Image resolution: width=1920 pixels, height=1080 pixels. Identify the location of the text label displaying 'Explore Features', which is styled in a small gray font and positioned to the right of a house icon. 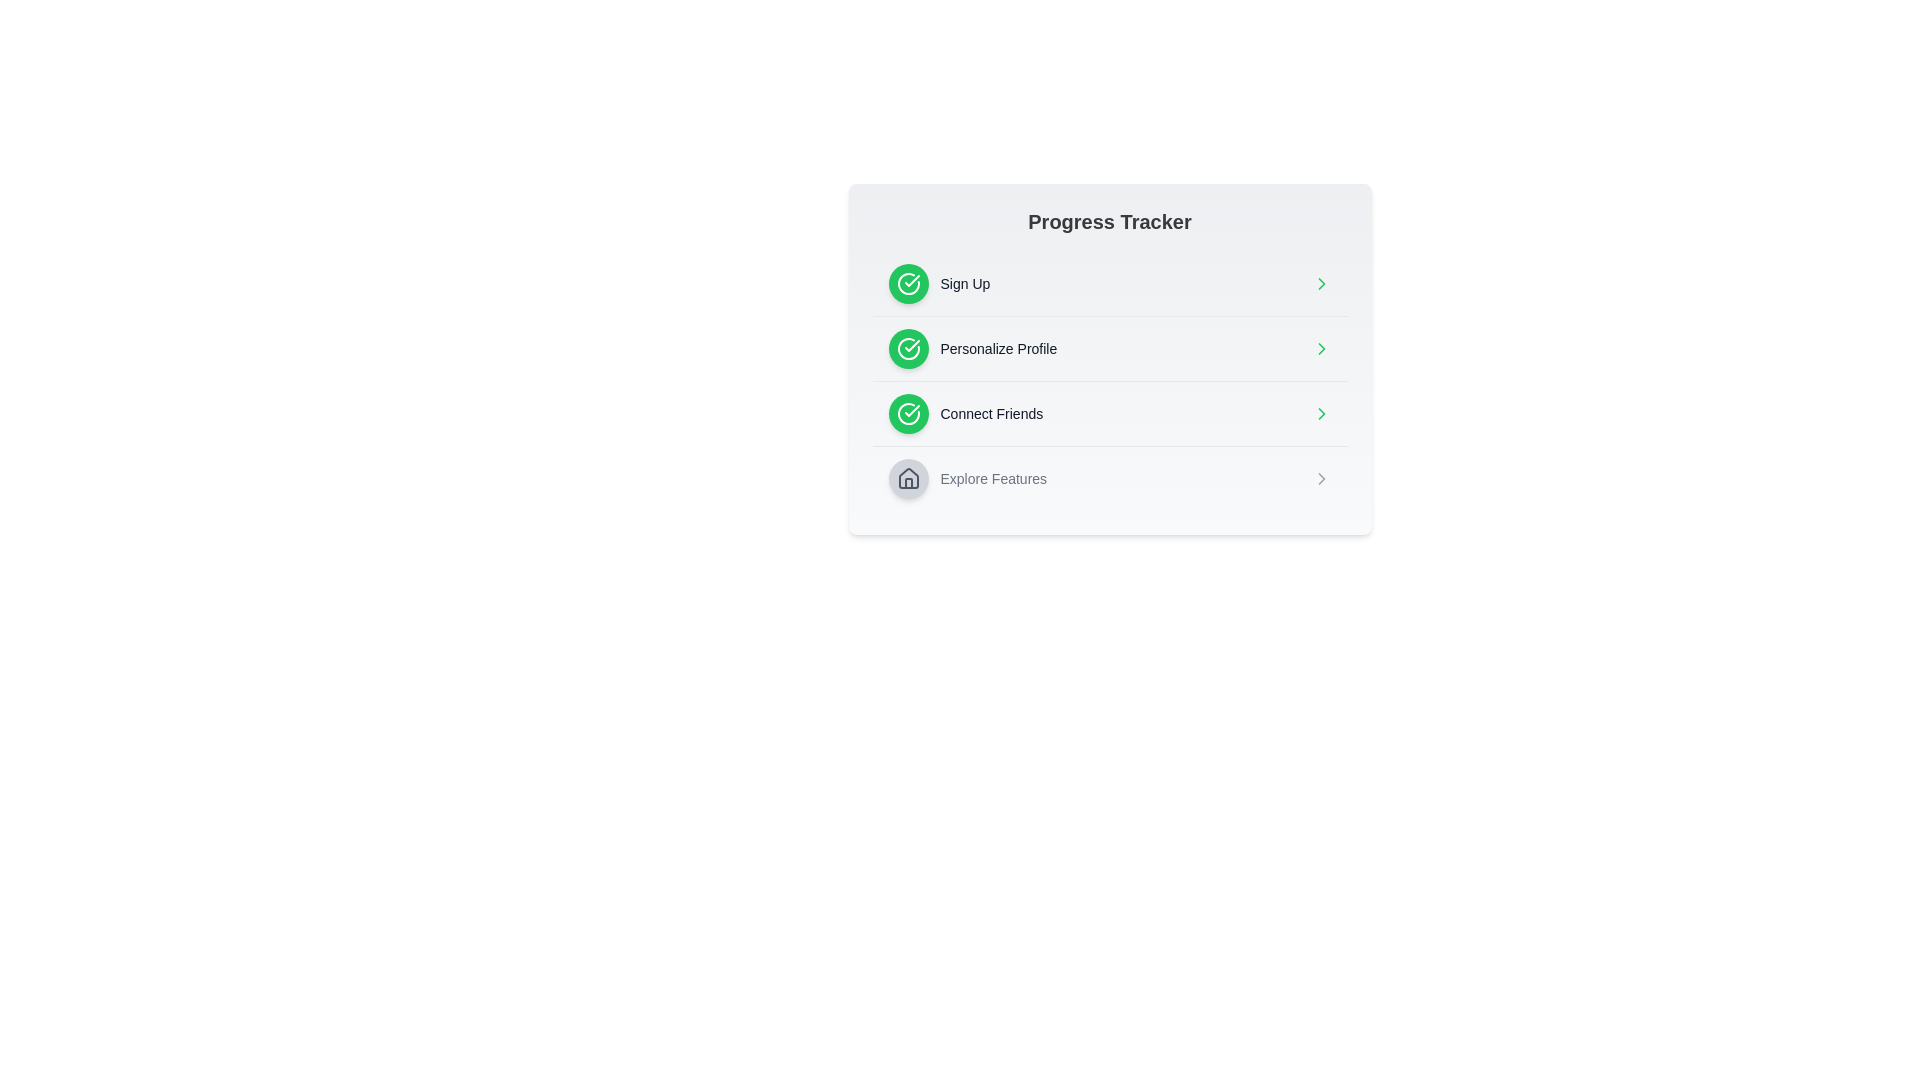
(993, 478).